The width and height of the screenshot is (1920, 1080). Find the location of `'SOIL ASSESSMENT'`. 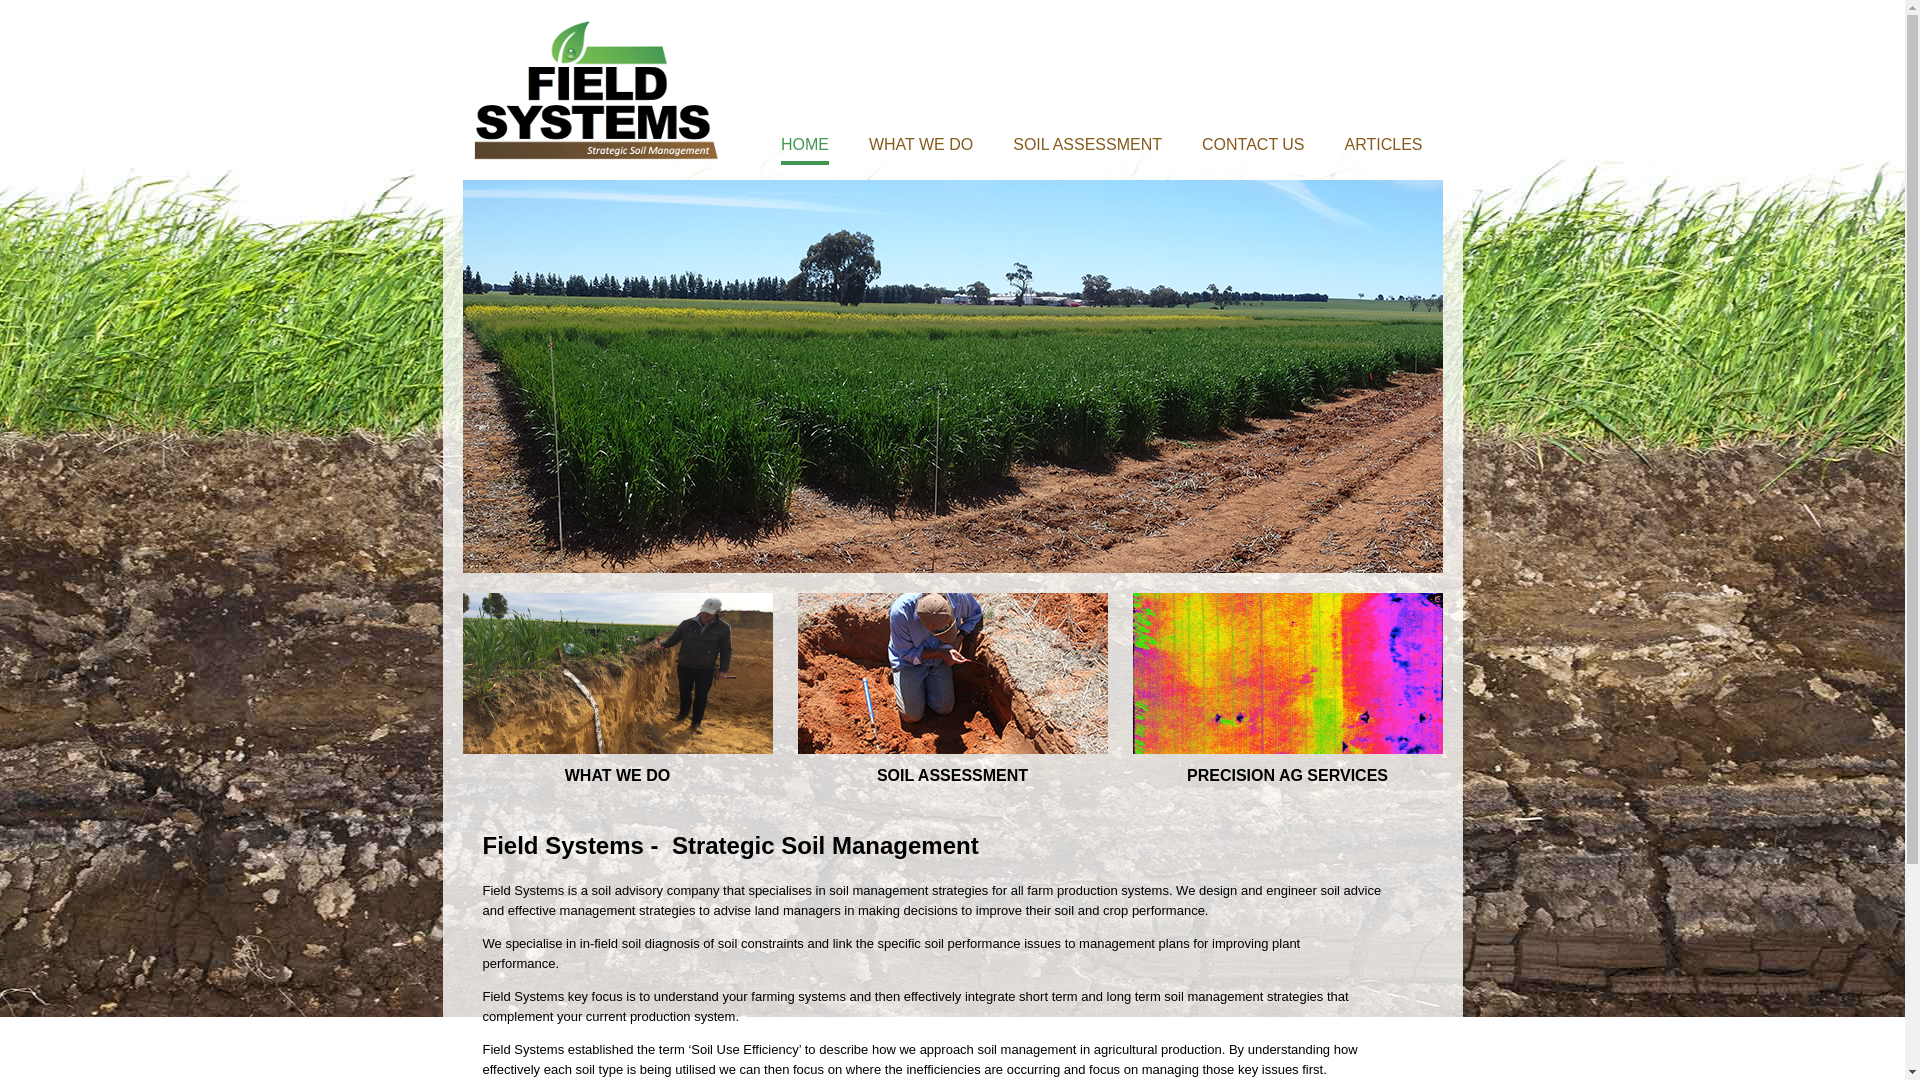

'SOIL ASSESSMENT' is located at coordinates (952, 774).